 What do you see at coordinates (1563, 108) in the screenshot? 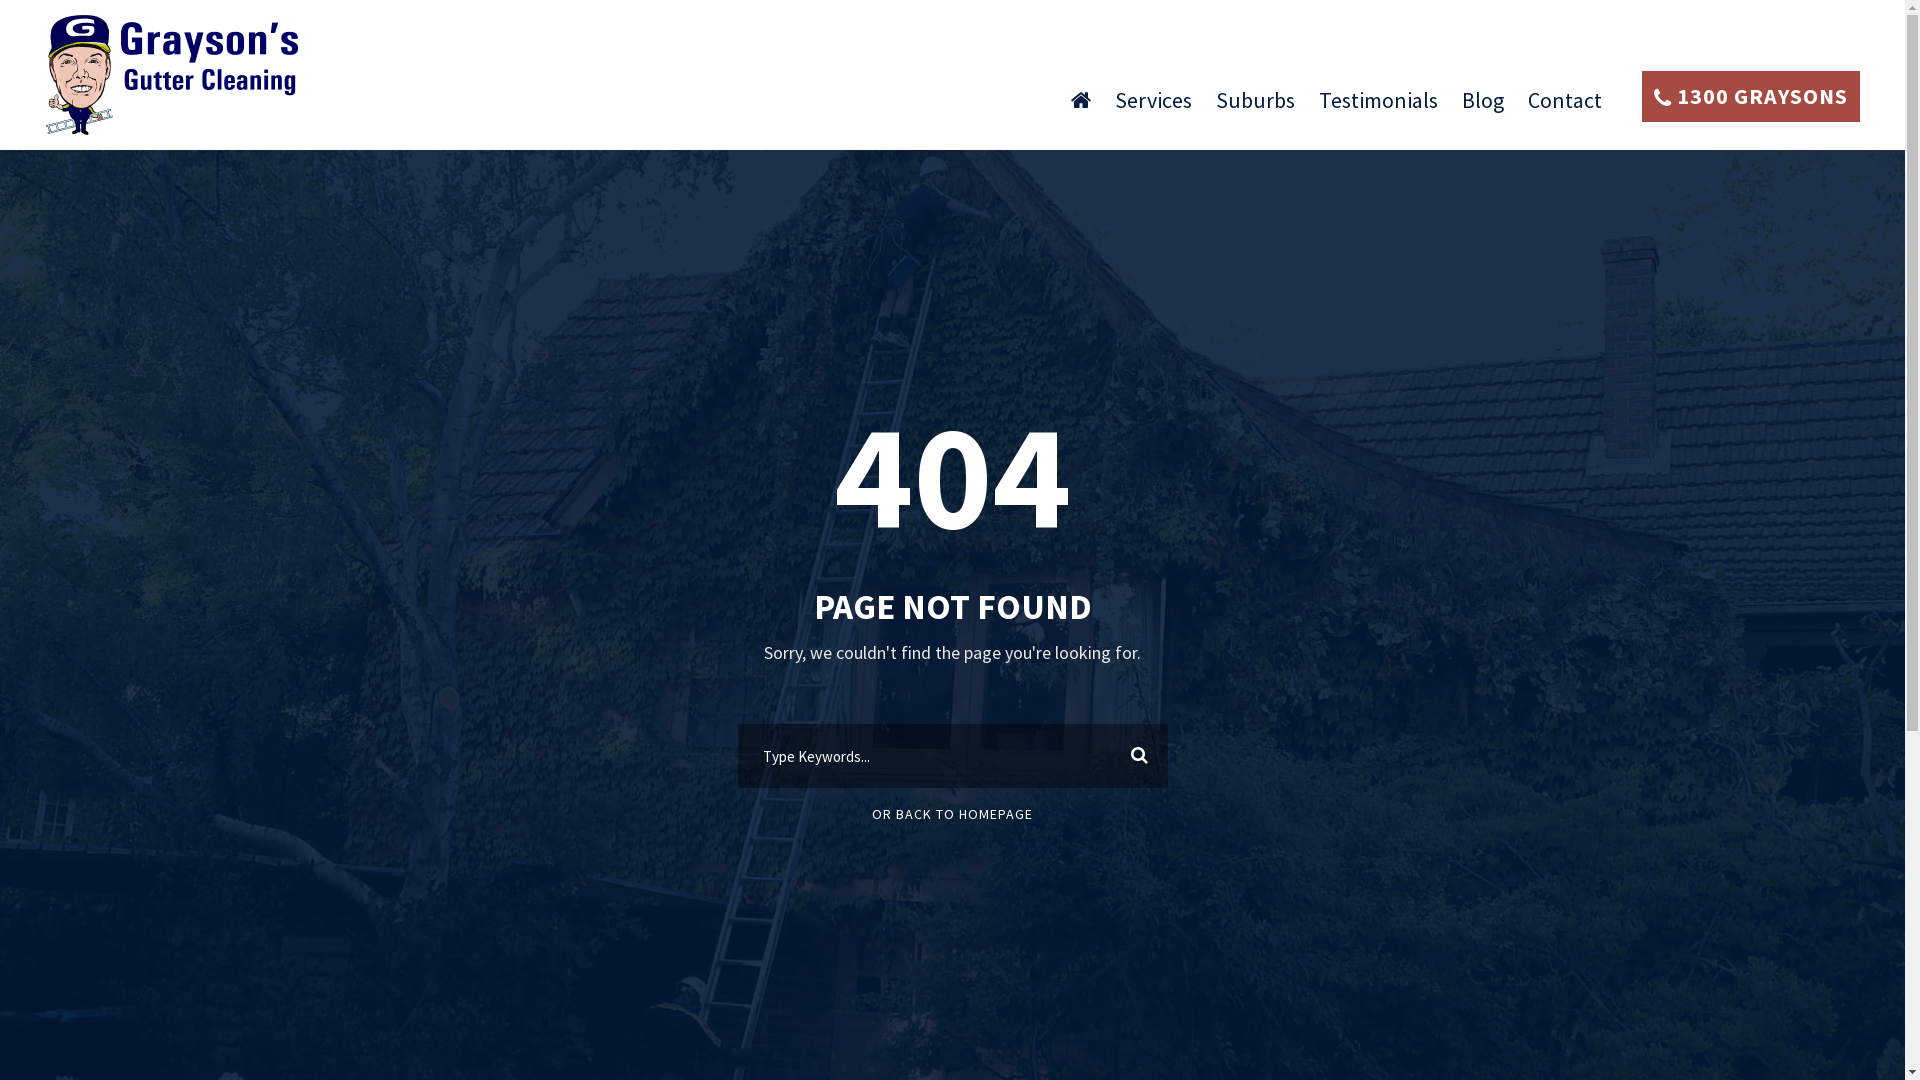
I see `'Contact'` at bounding box center [1563, 108].